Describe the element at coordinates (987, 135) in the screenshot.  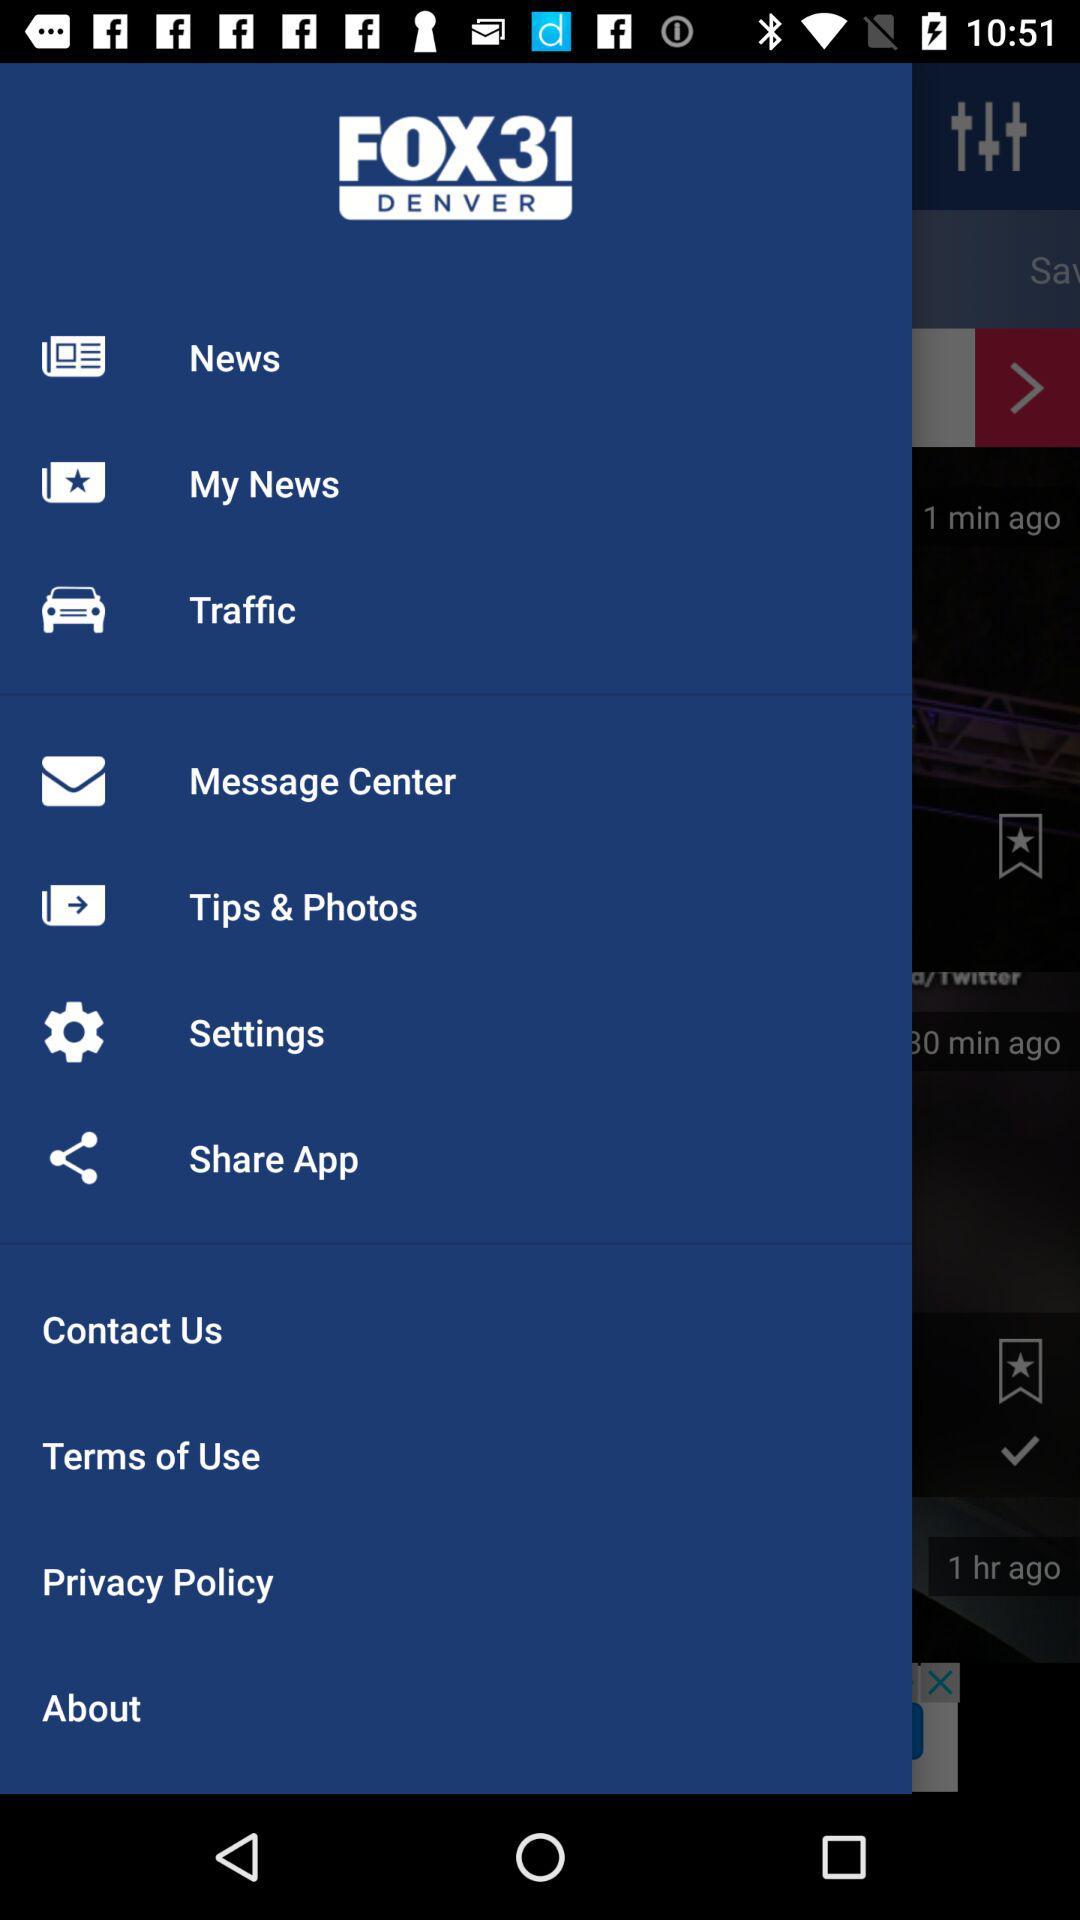
I see `the sliders icon` at that location.